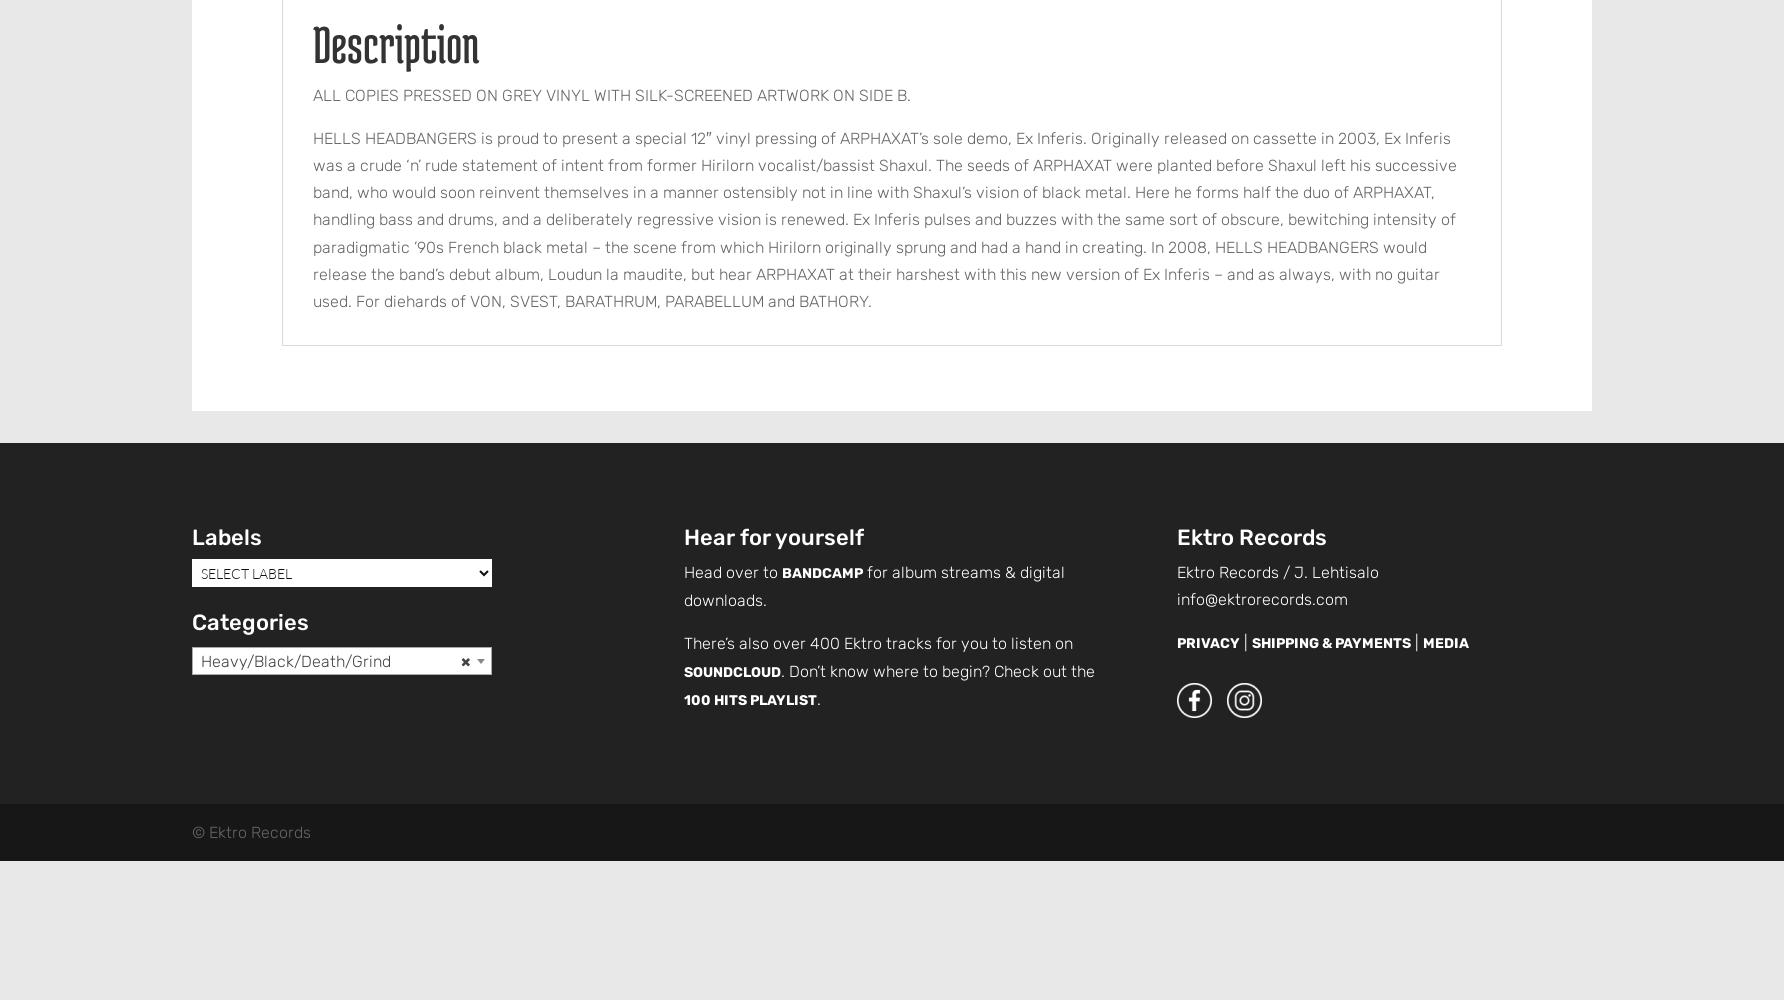 The width and height of the screenshot is (1784, 1000). I want to click on 'info@ektrorecords.com', so click(1260, 598).